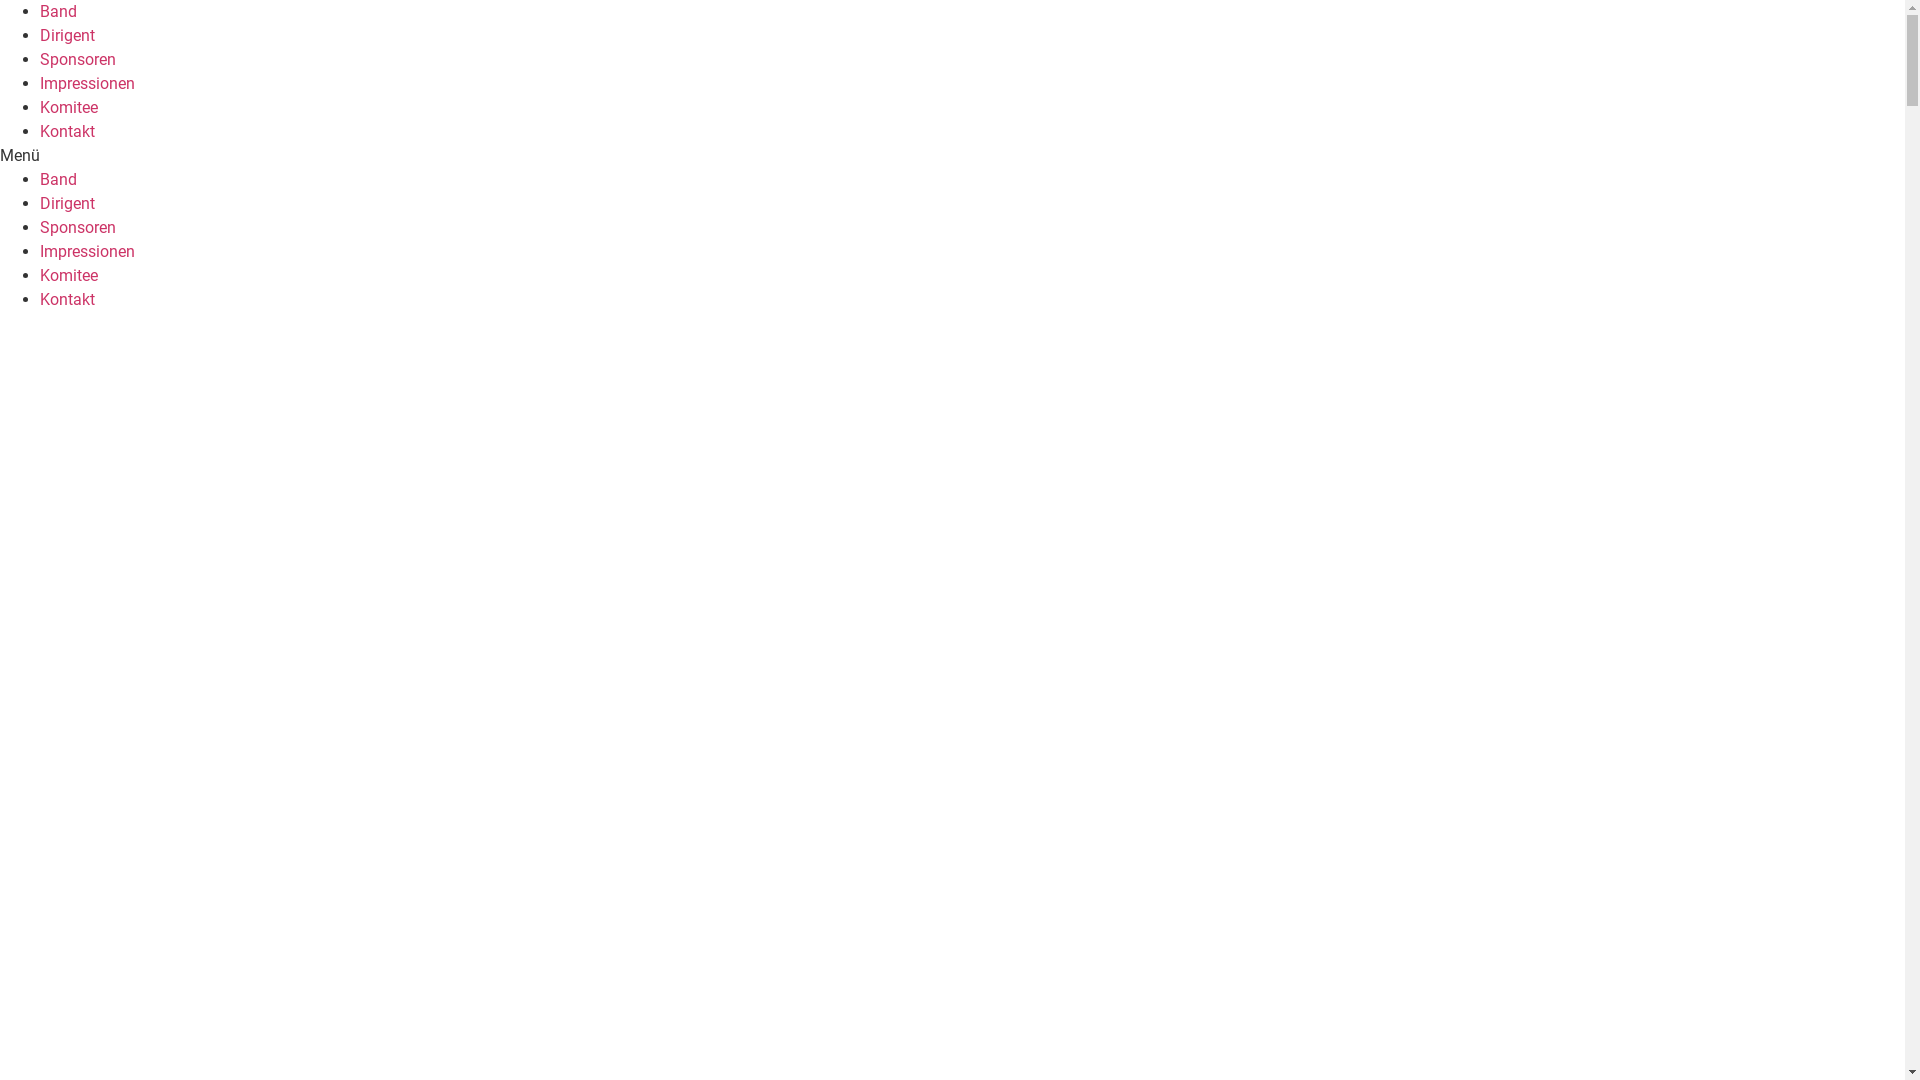 The width and height of the screenshot is (1920, 1080). What do you see at coordinates (86, 250) in the screenshot?
I see `'Impressionen'` at bounding box center [86, 250].